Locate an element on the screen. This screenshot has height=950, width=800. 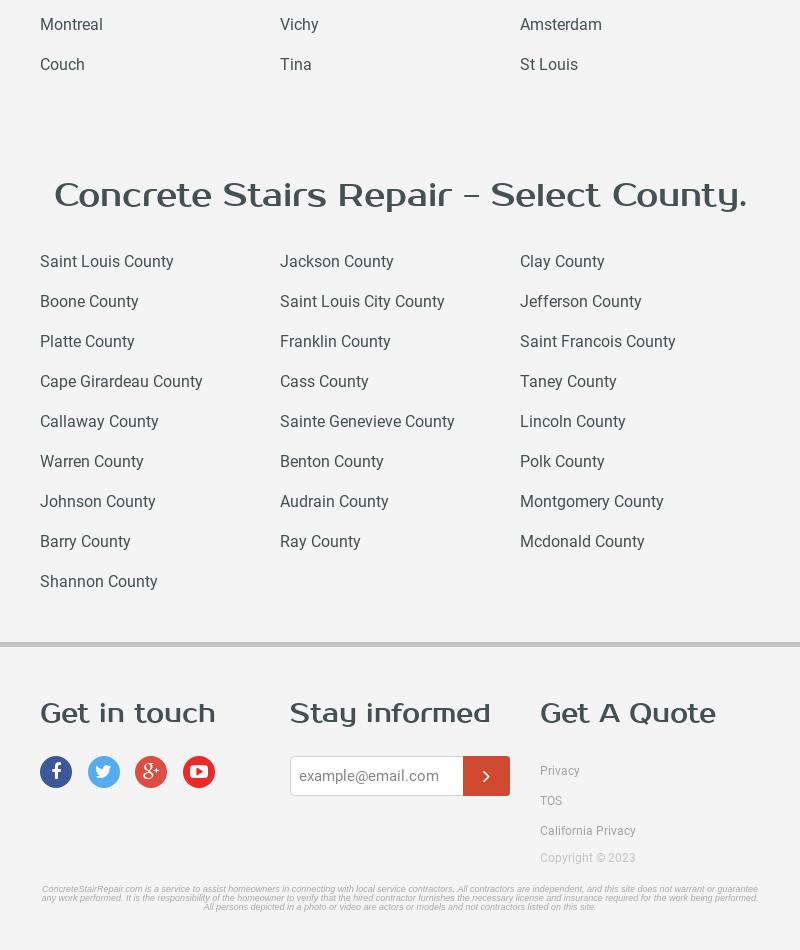
'Privacy' is located at coordinates (560, 770).